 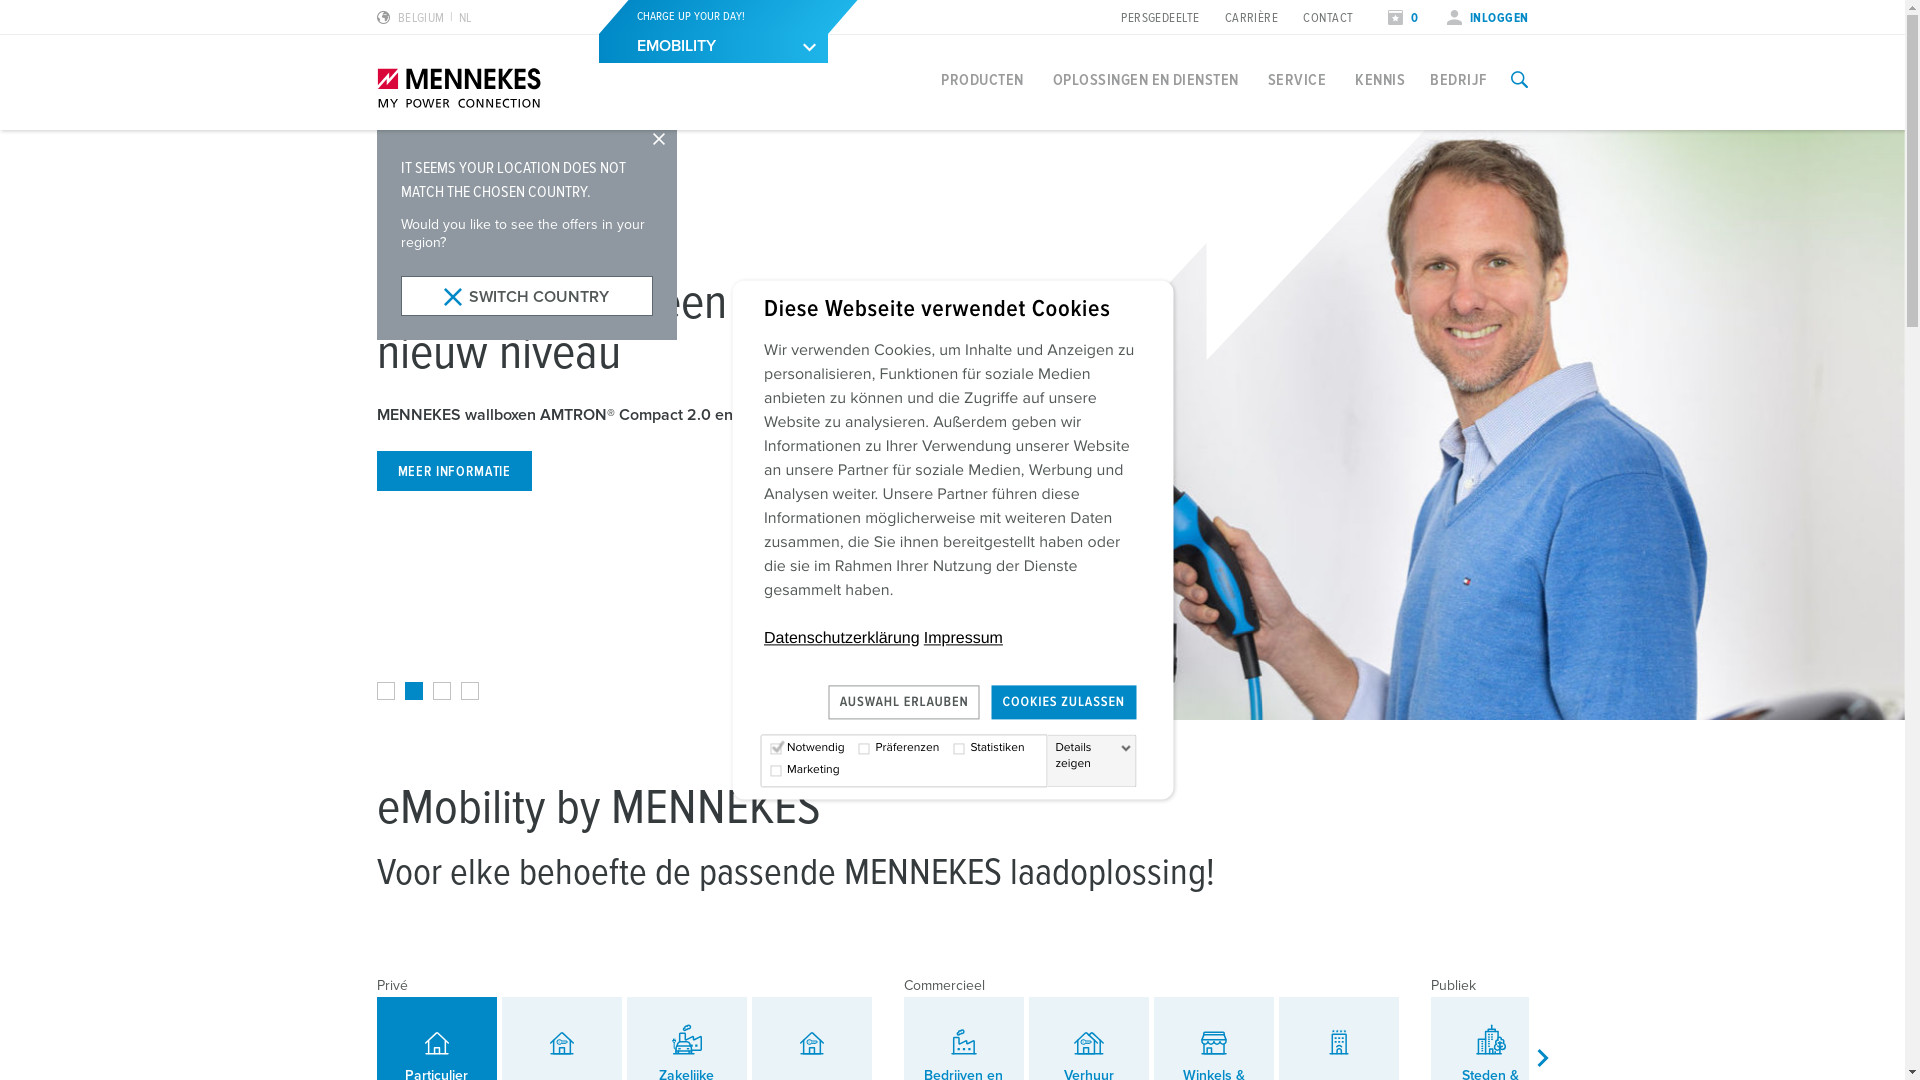 What do you see at coordinates (453, 470) in the screenshot?
I see `'MEER INFORMATIE'` at bounding box center [453, 470].